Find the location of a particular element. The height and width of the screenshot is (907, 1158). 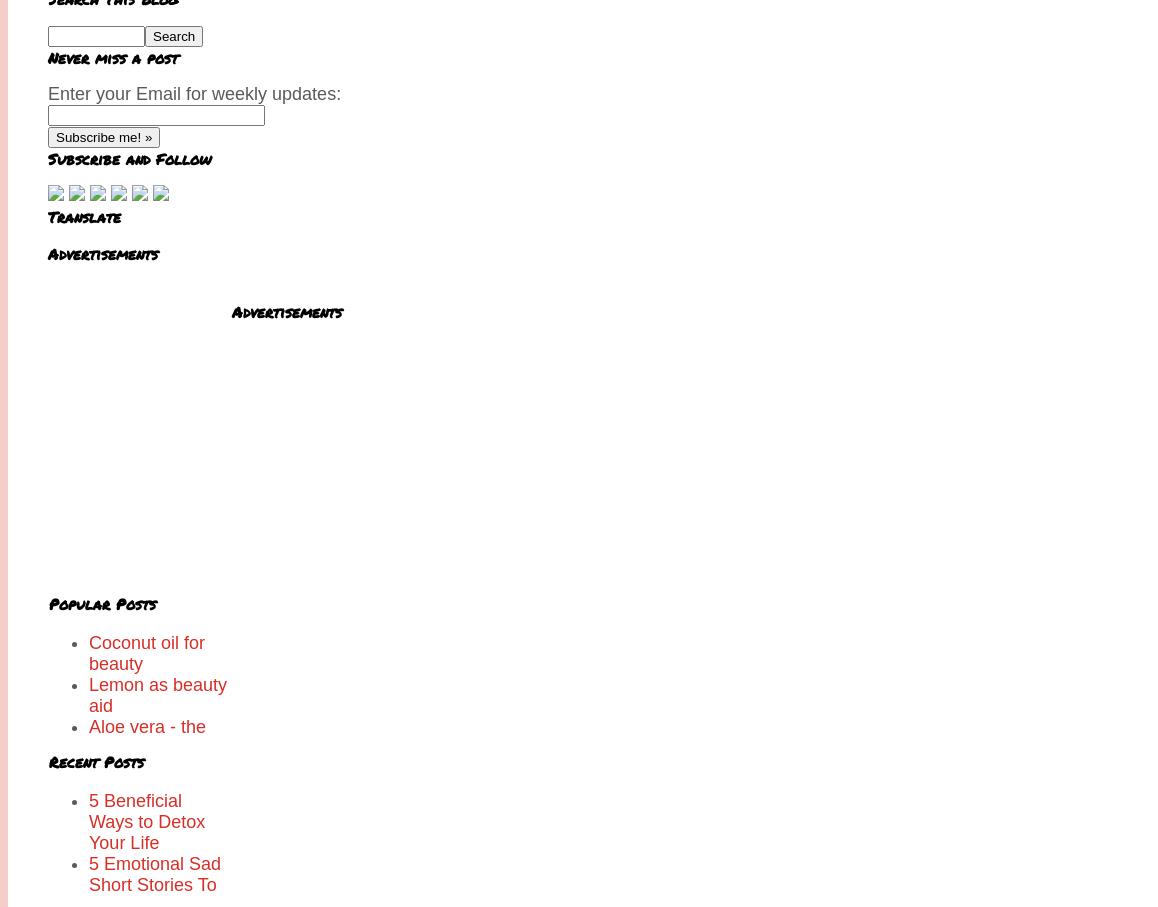

'Kapalabhati Pranayam - The breath of fire' is located at coordinates (151, 789).